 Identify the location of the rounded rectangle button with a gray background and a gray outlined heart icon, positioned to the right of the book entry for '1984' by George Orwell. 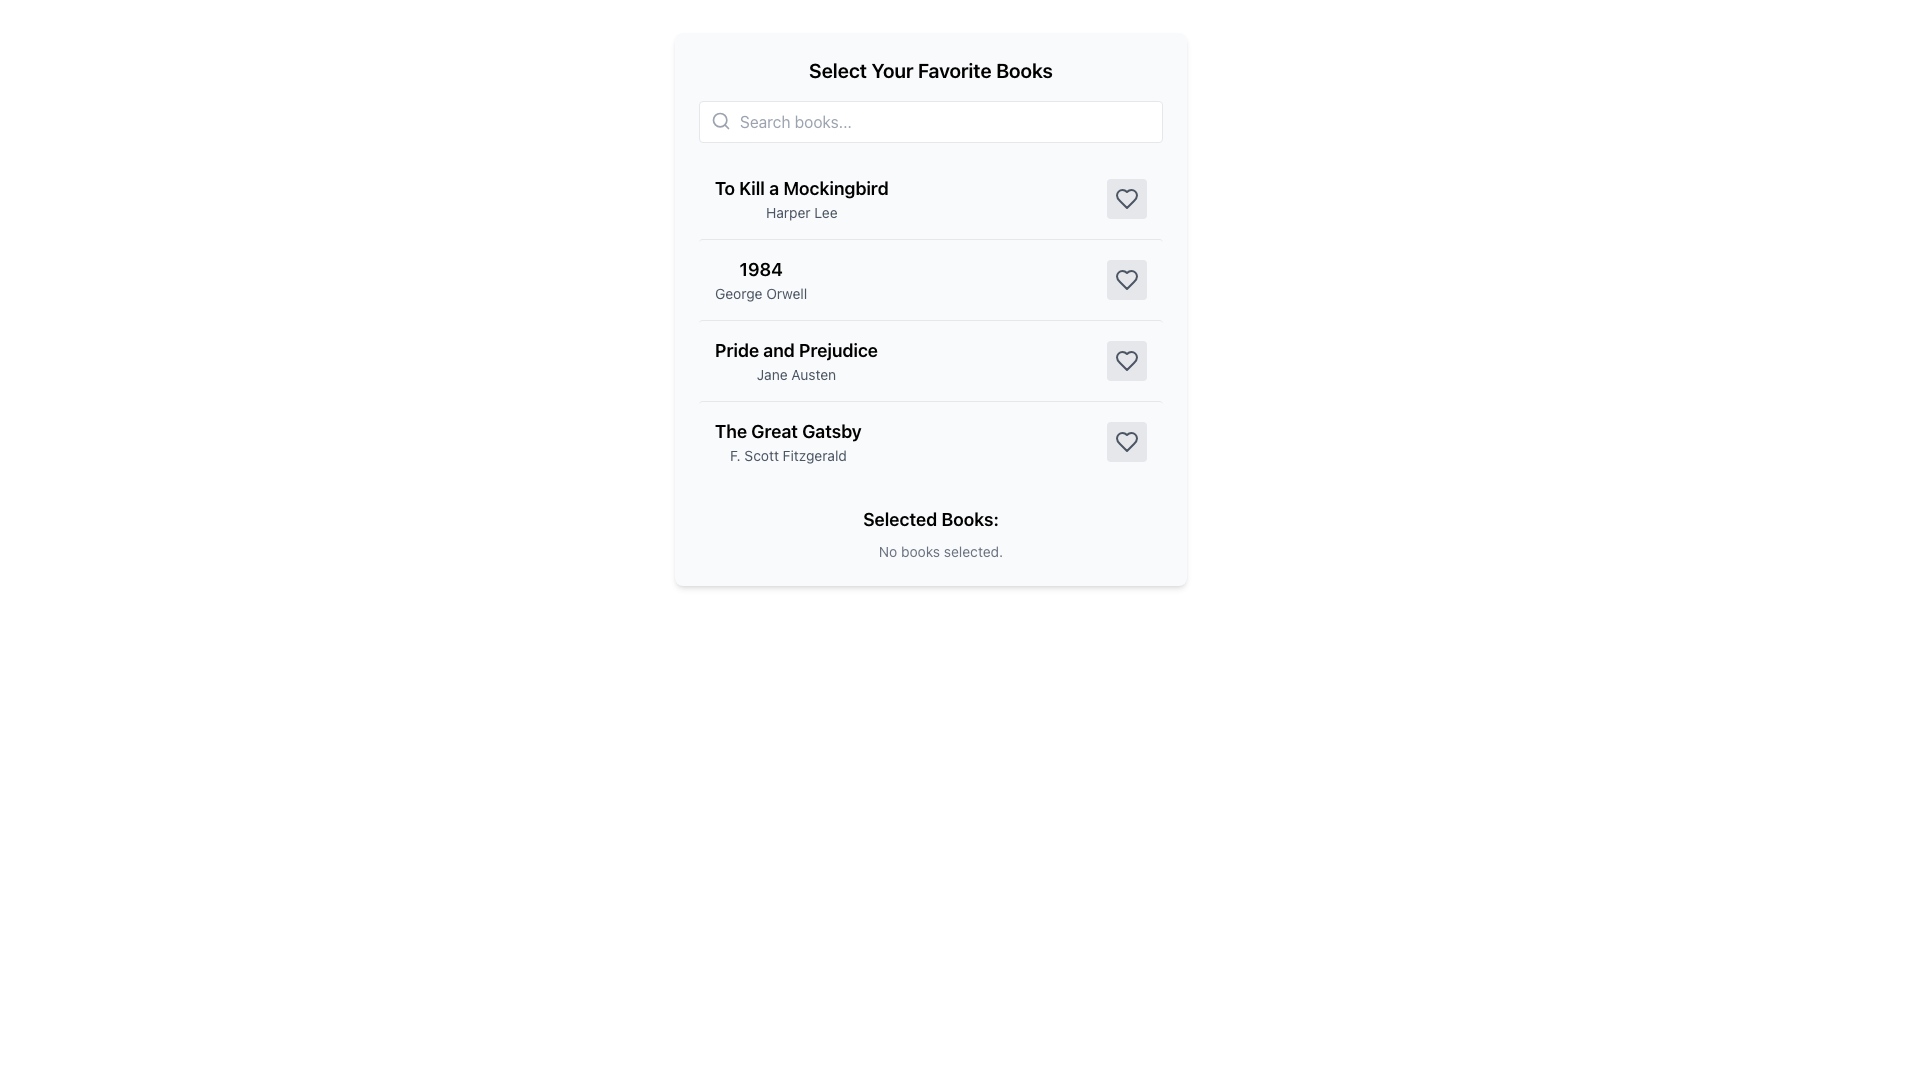
(1127, 280).